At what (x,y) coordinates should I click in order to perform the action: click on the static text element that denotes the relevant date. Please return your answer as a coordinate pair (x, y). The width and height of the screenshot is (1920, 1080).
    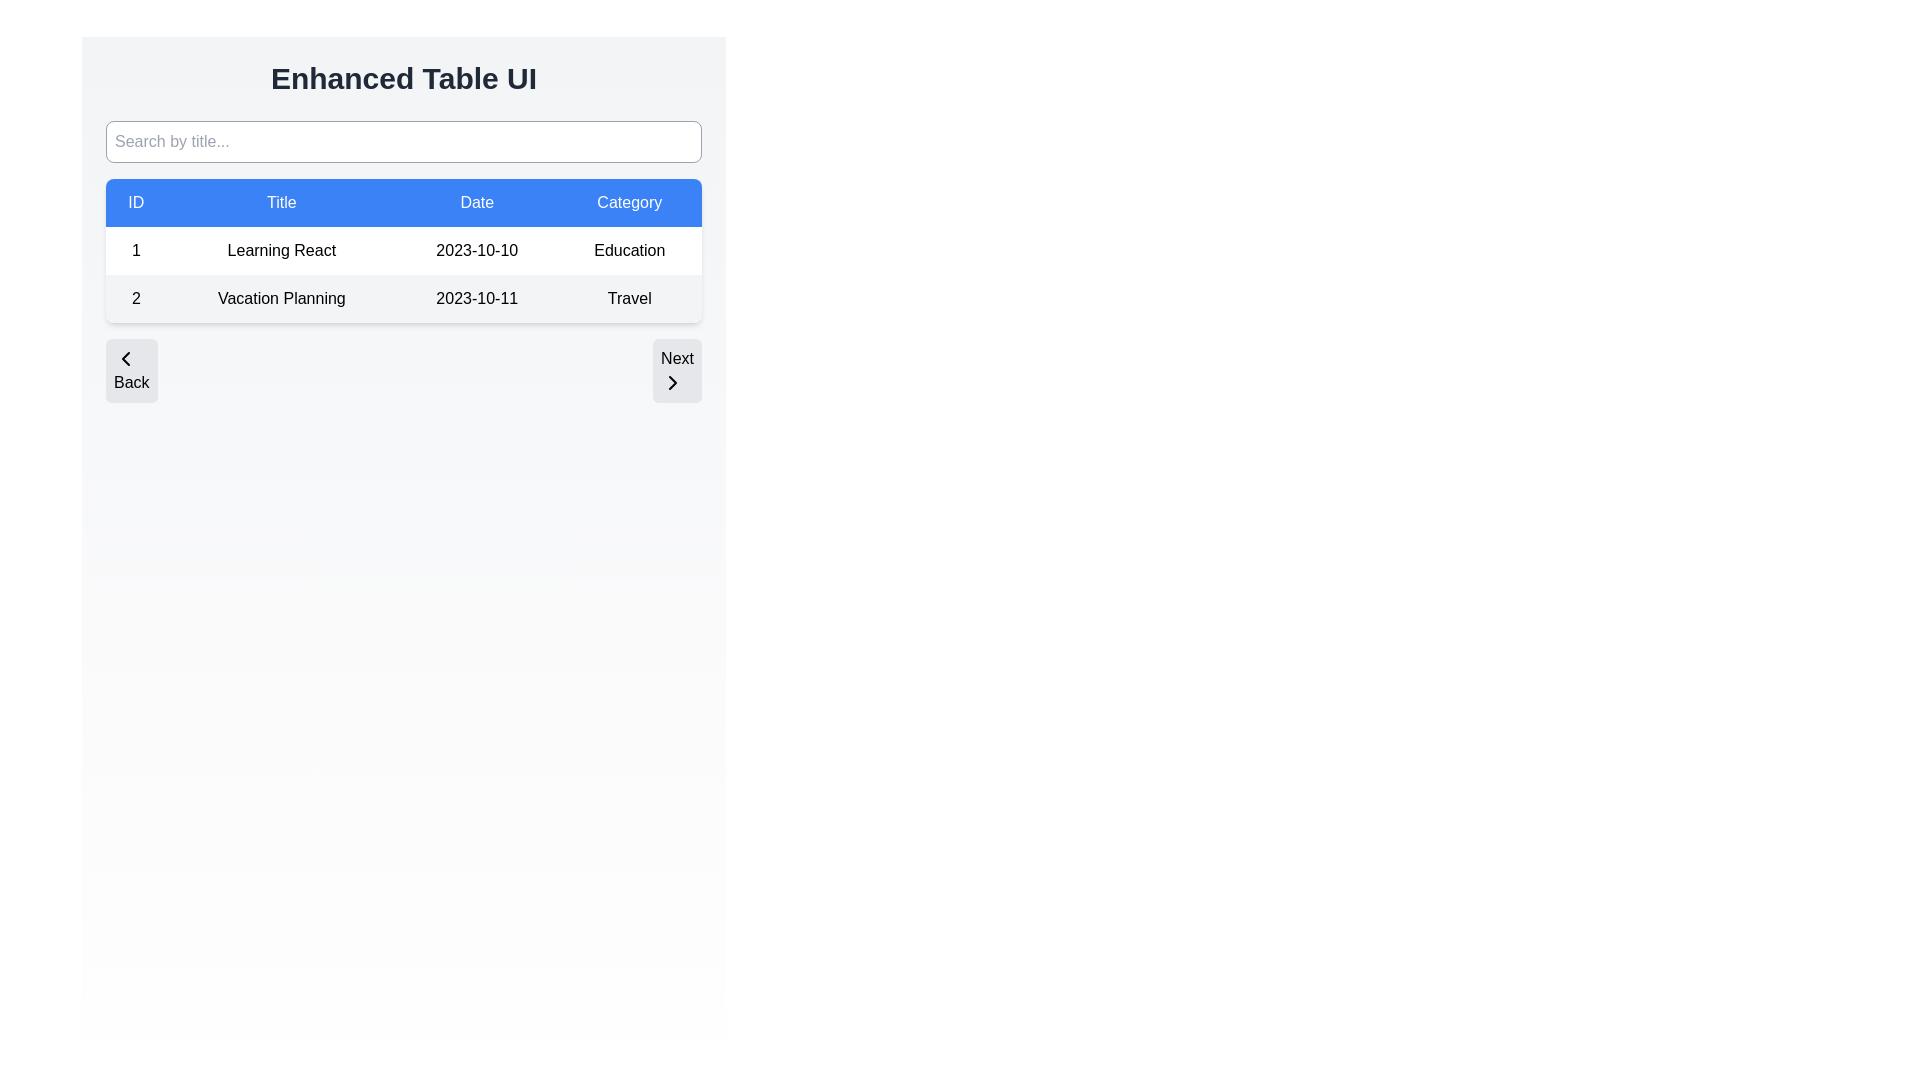
    Looking at the image, I should click on (476, 299).